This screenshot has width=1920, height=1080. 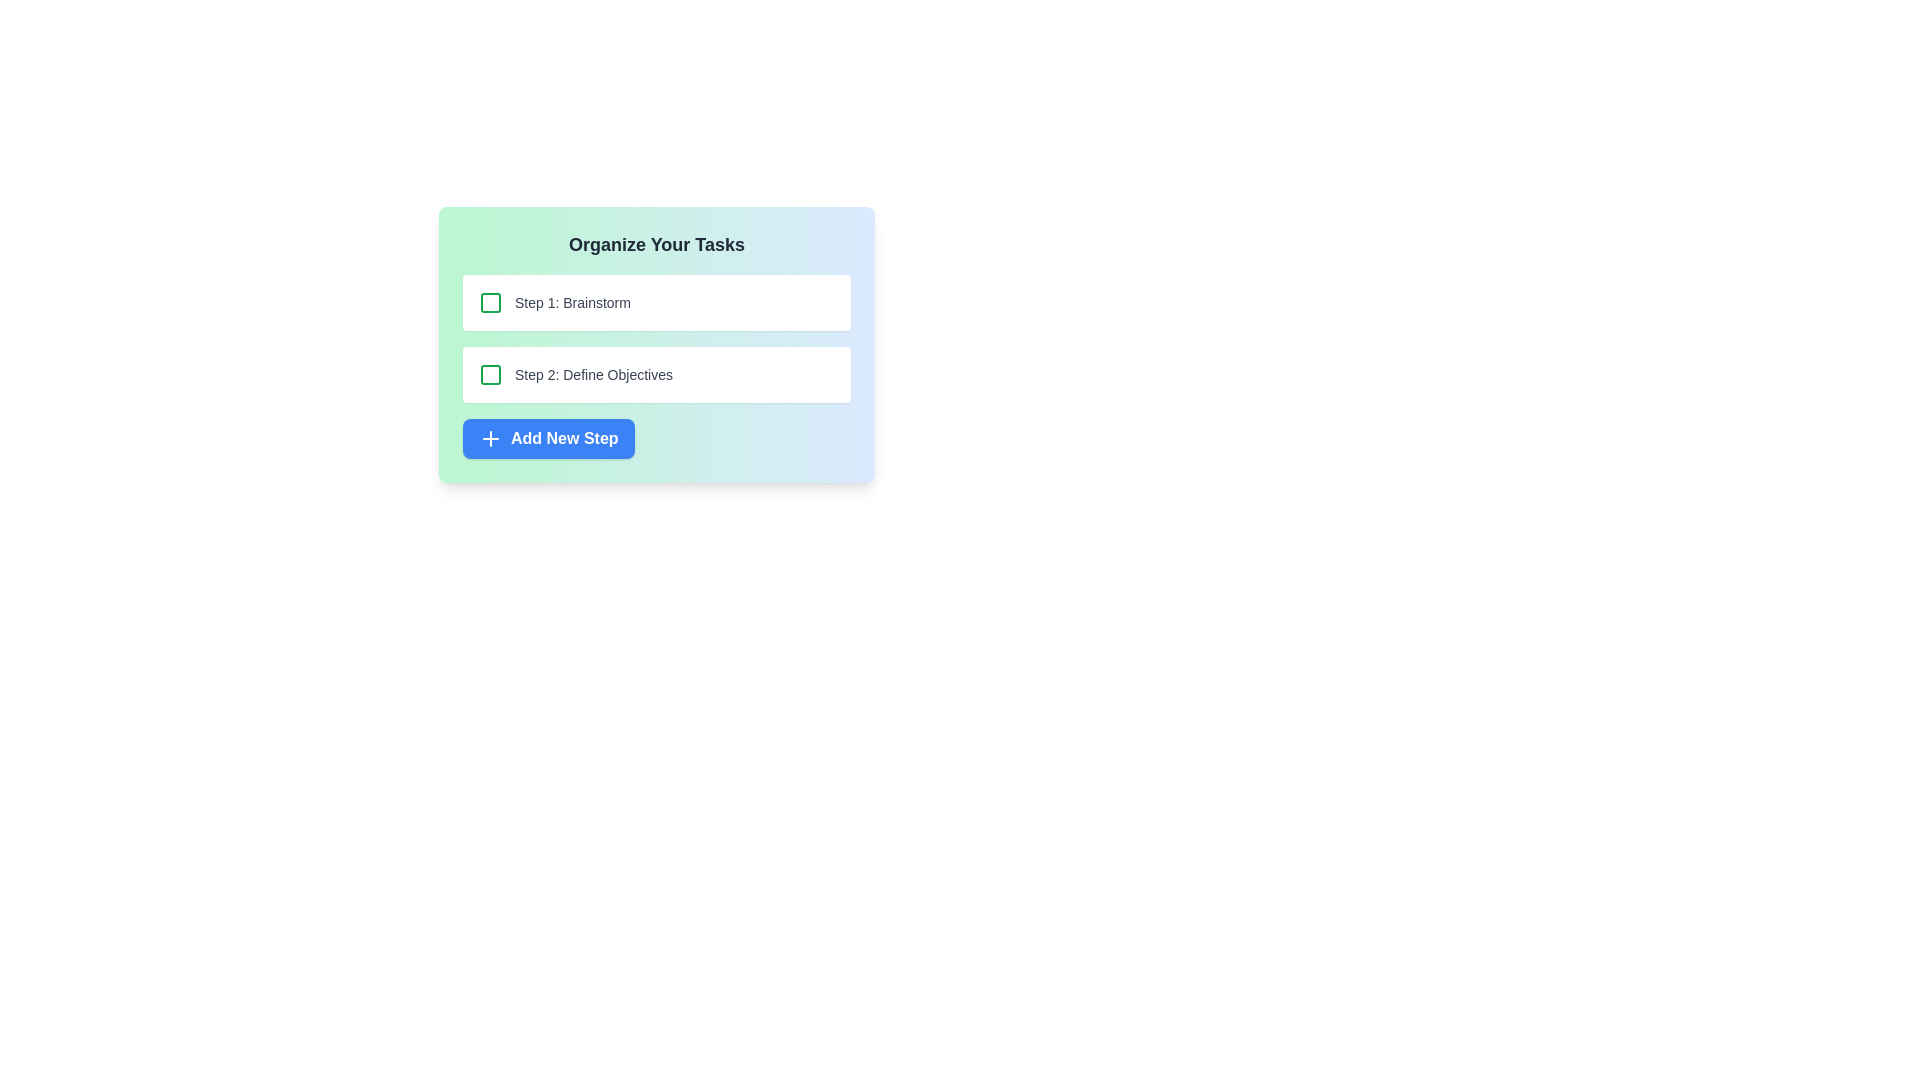 I want to click on the interactive checkbox or icon located to the left of the text 'Step 2: Define Objectives' within the card labeled 'Step 2', so click(x=490, y=374).